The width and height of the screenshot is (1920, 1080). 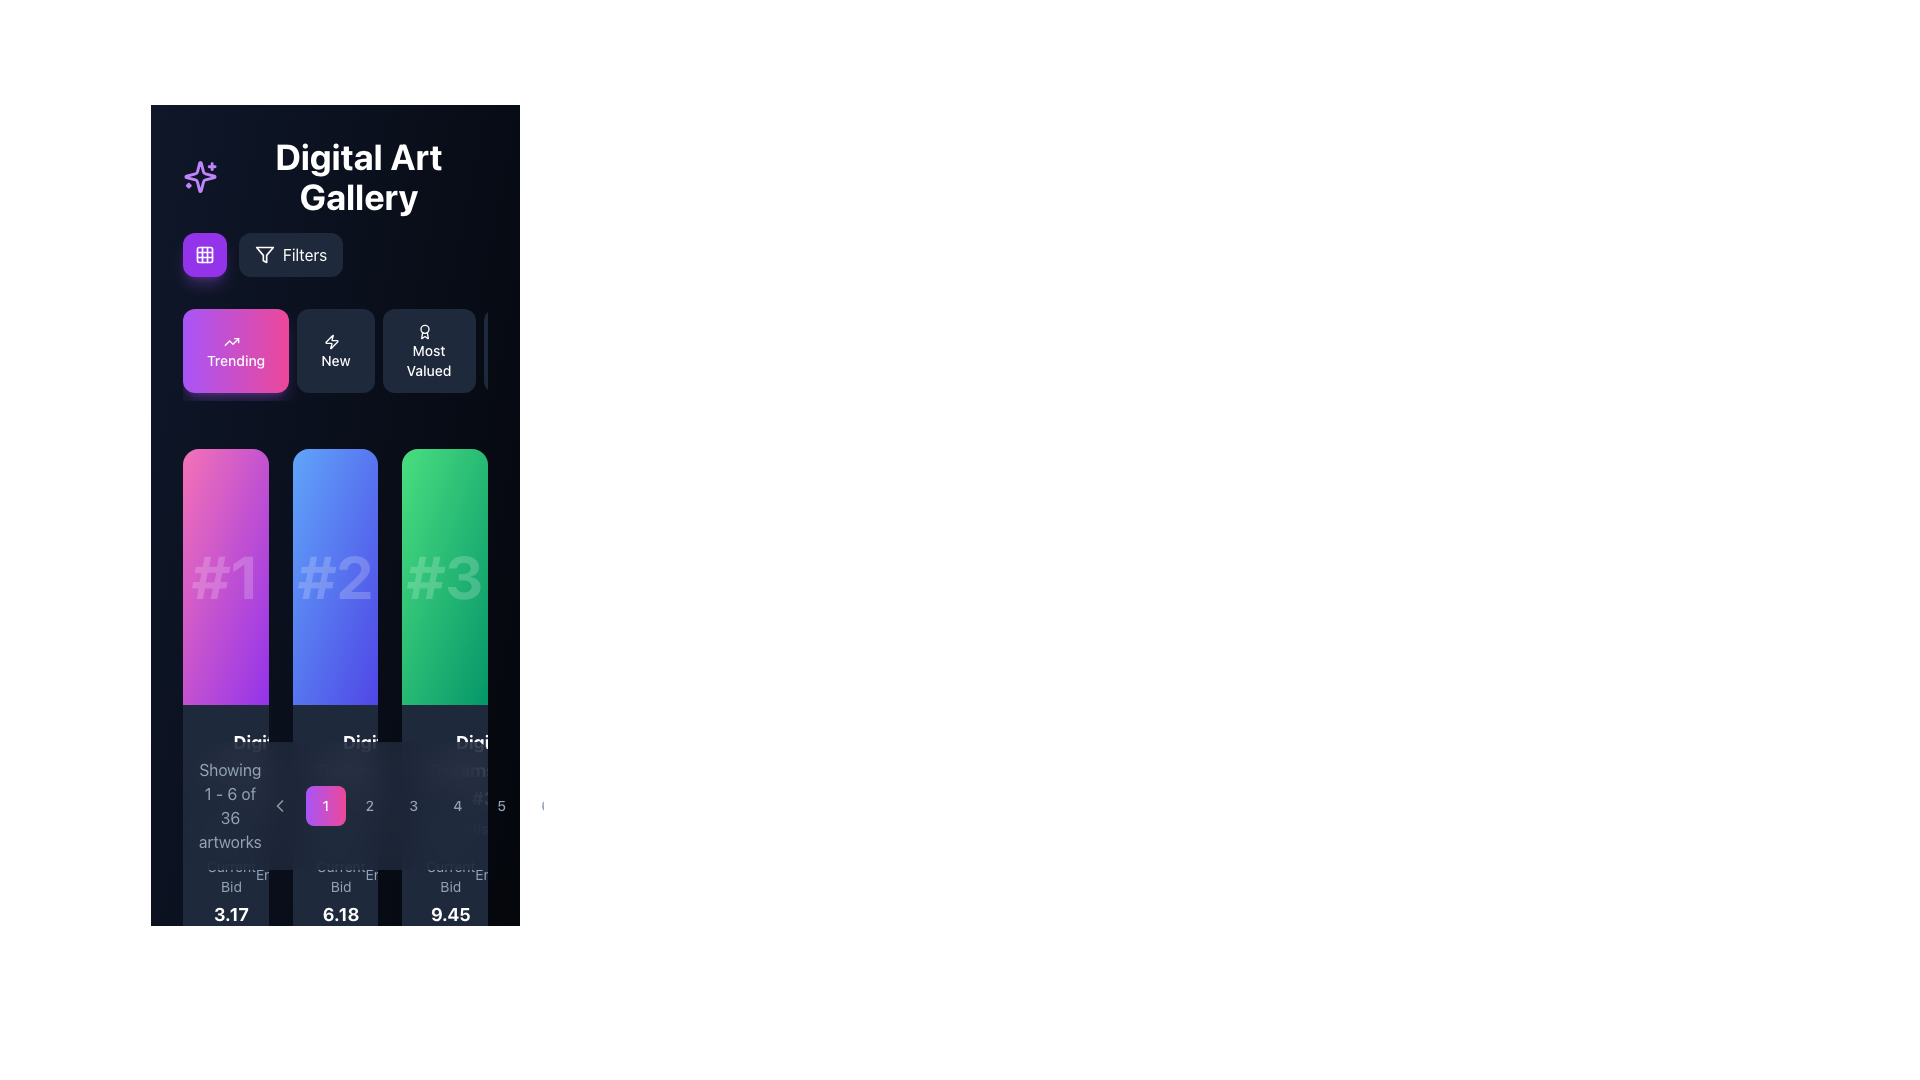 I want to click on the rectangular button labeled 'New' with a white lightning bolt icon, positioned between the 'Trending' and 'Most Valued' buttons, so click(x=336, y=350).